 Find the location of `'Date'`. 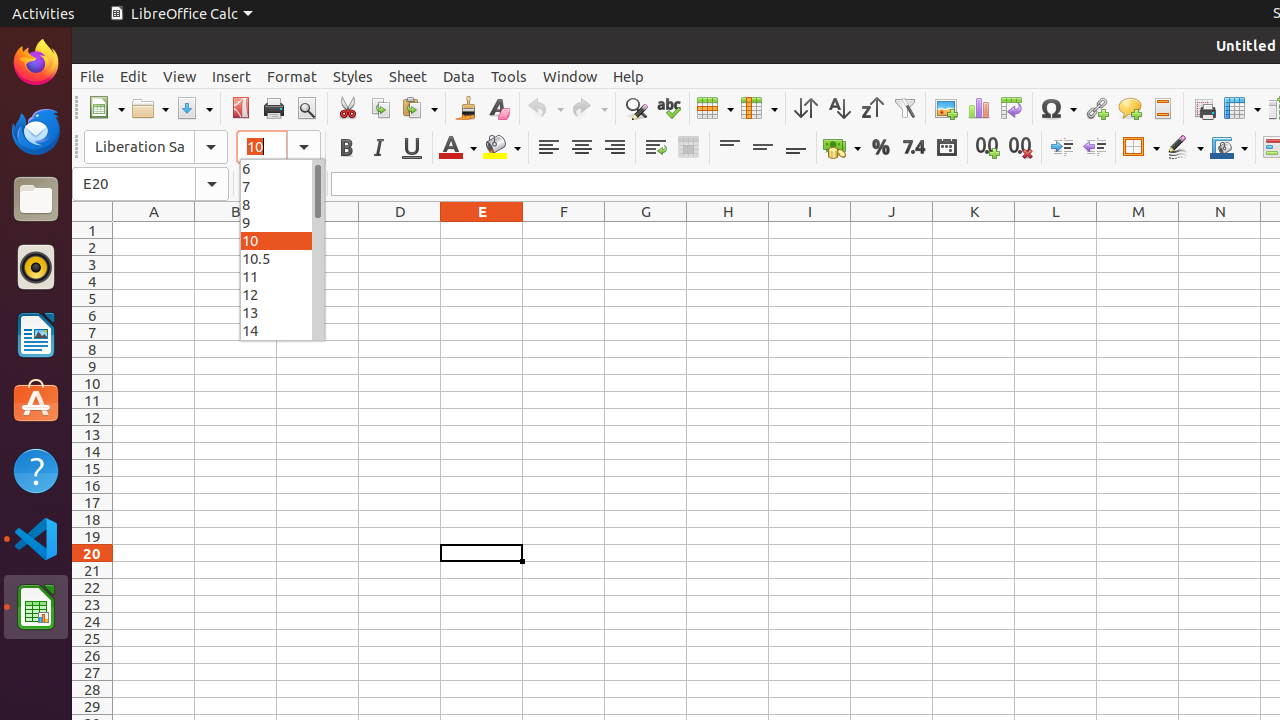

'Date' is located at coordinates (945, 146).